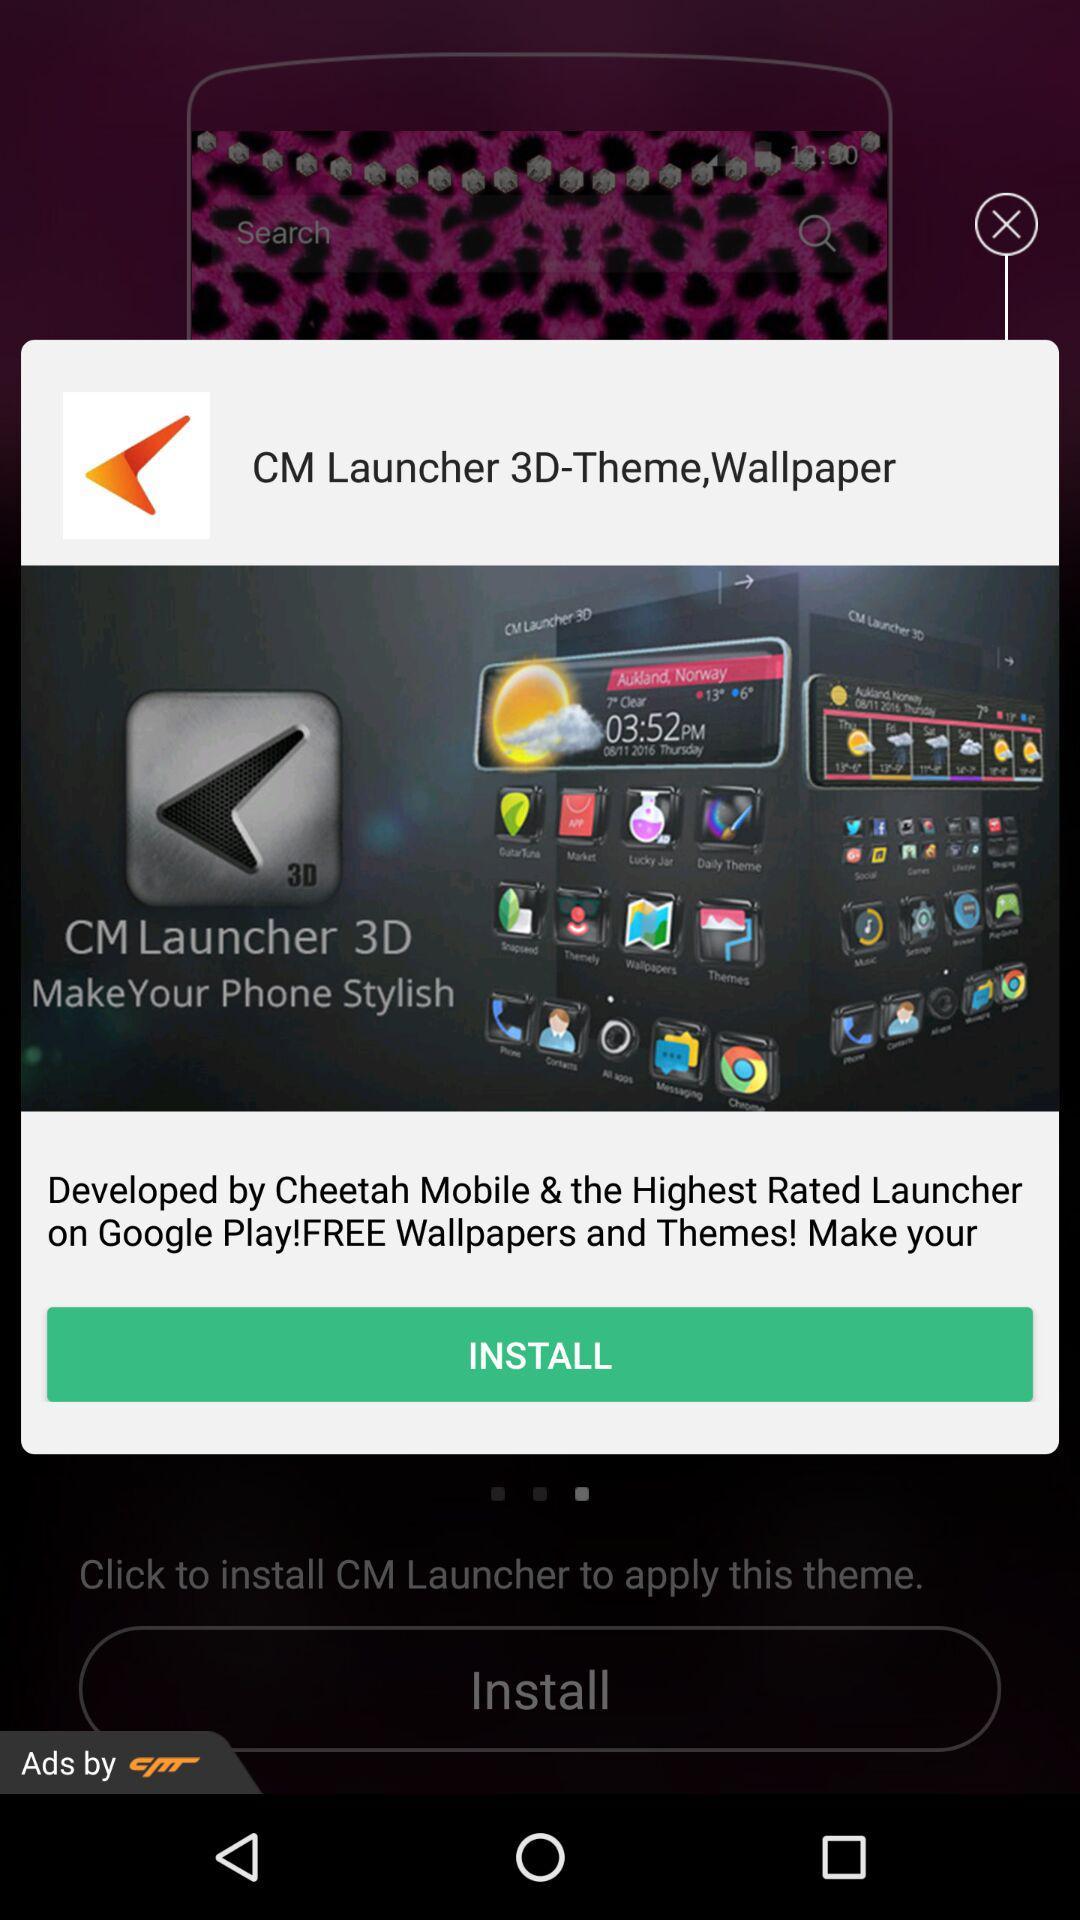  I want to click on the close icon, so click(1006, 240).